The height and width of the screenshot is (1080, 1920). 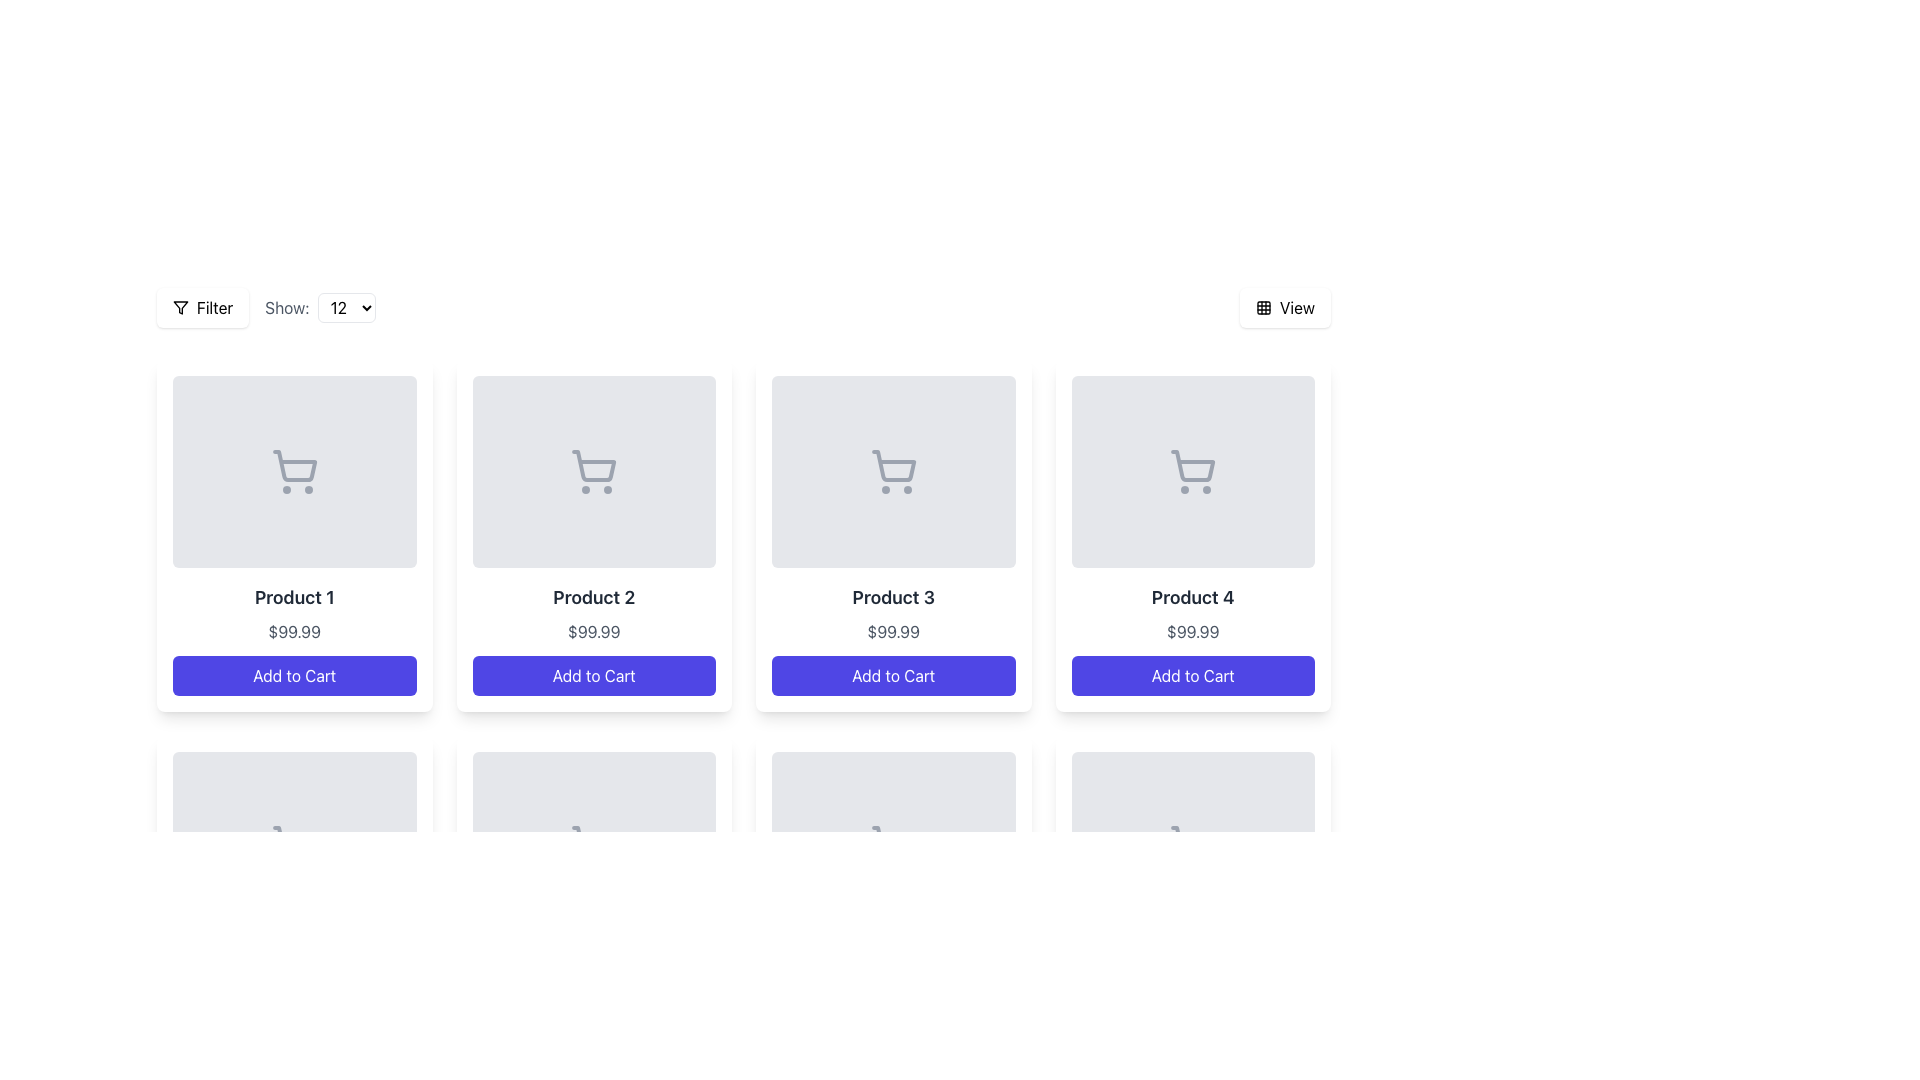 What do you see at coordinates (1193, 675) in the screenshot?
I see `the button that adds the associated product to the shopping cart, located at the bottom of the product card on the far right of the grid layout` at bounding box center [1193, 675].